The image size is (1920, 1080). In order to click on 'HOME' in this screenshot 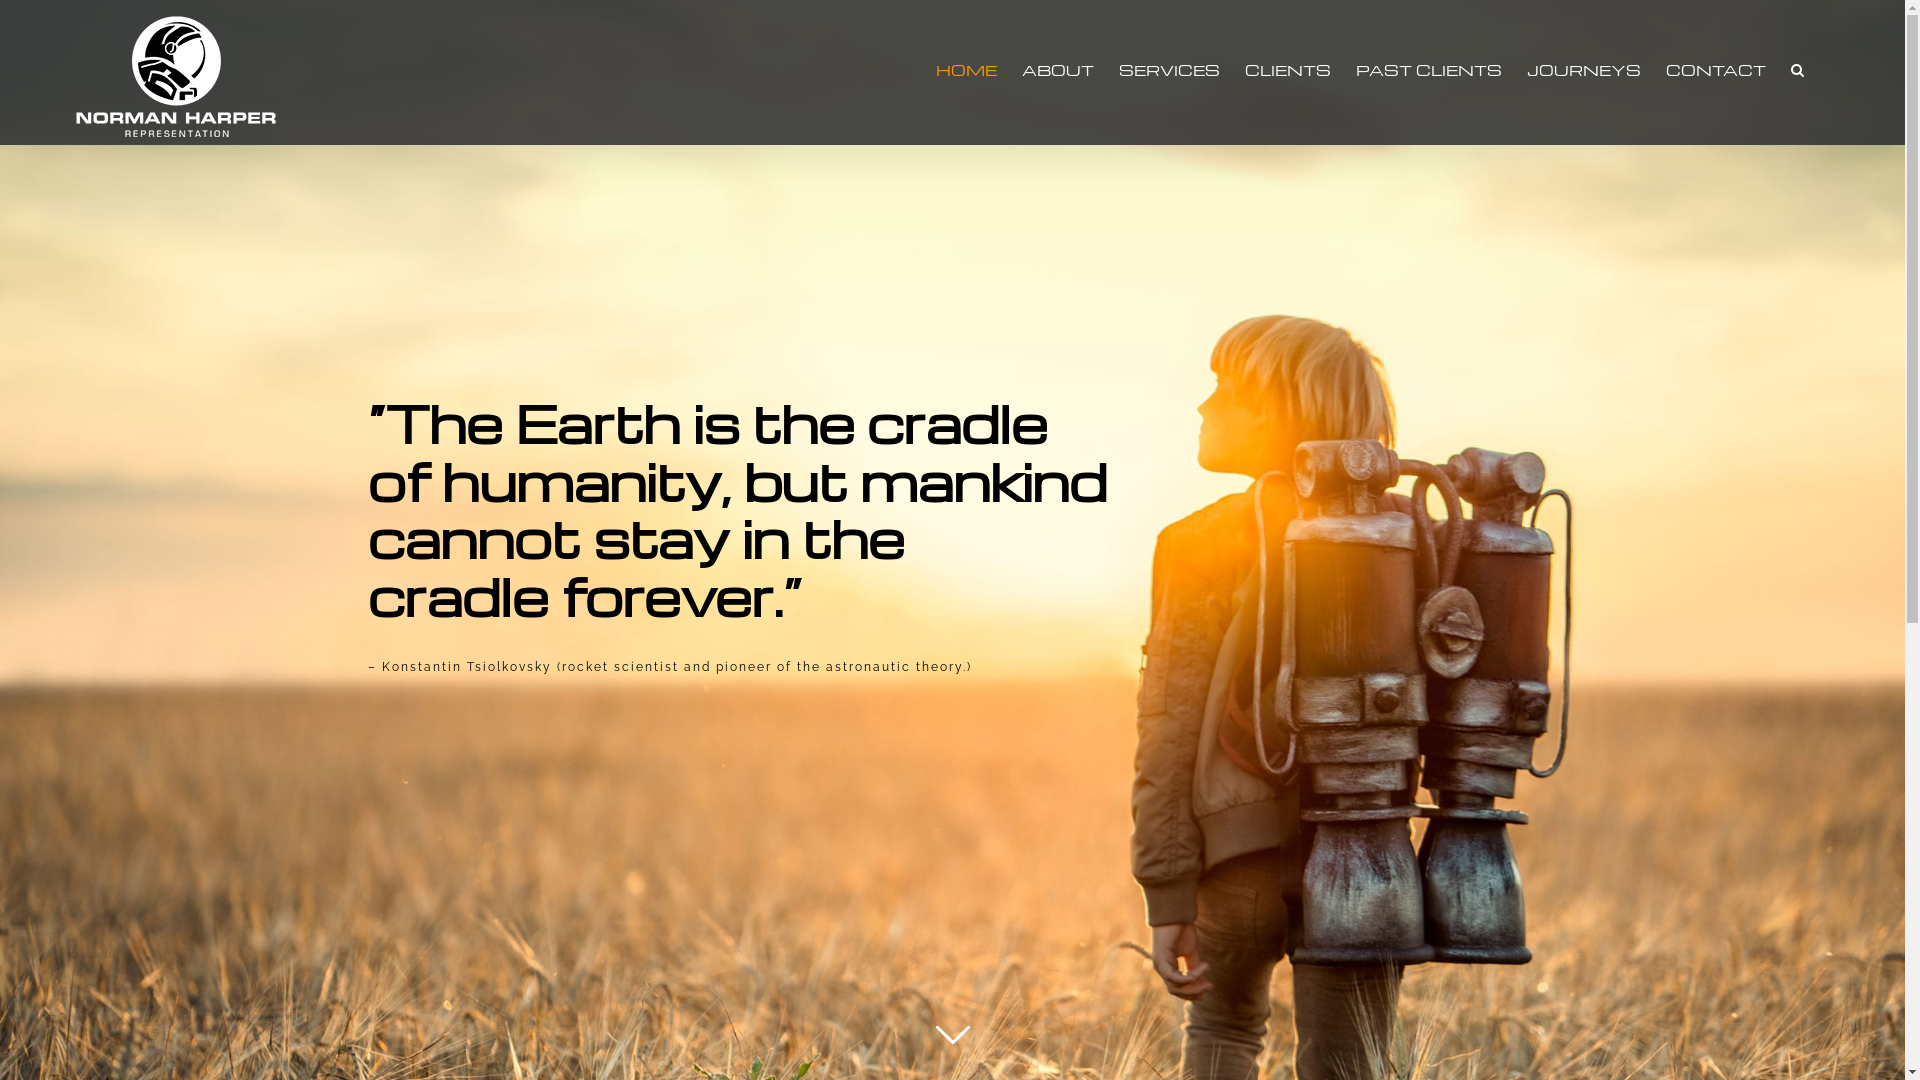, I will do `click(966, 68)`.